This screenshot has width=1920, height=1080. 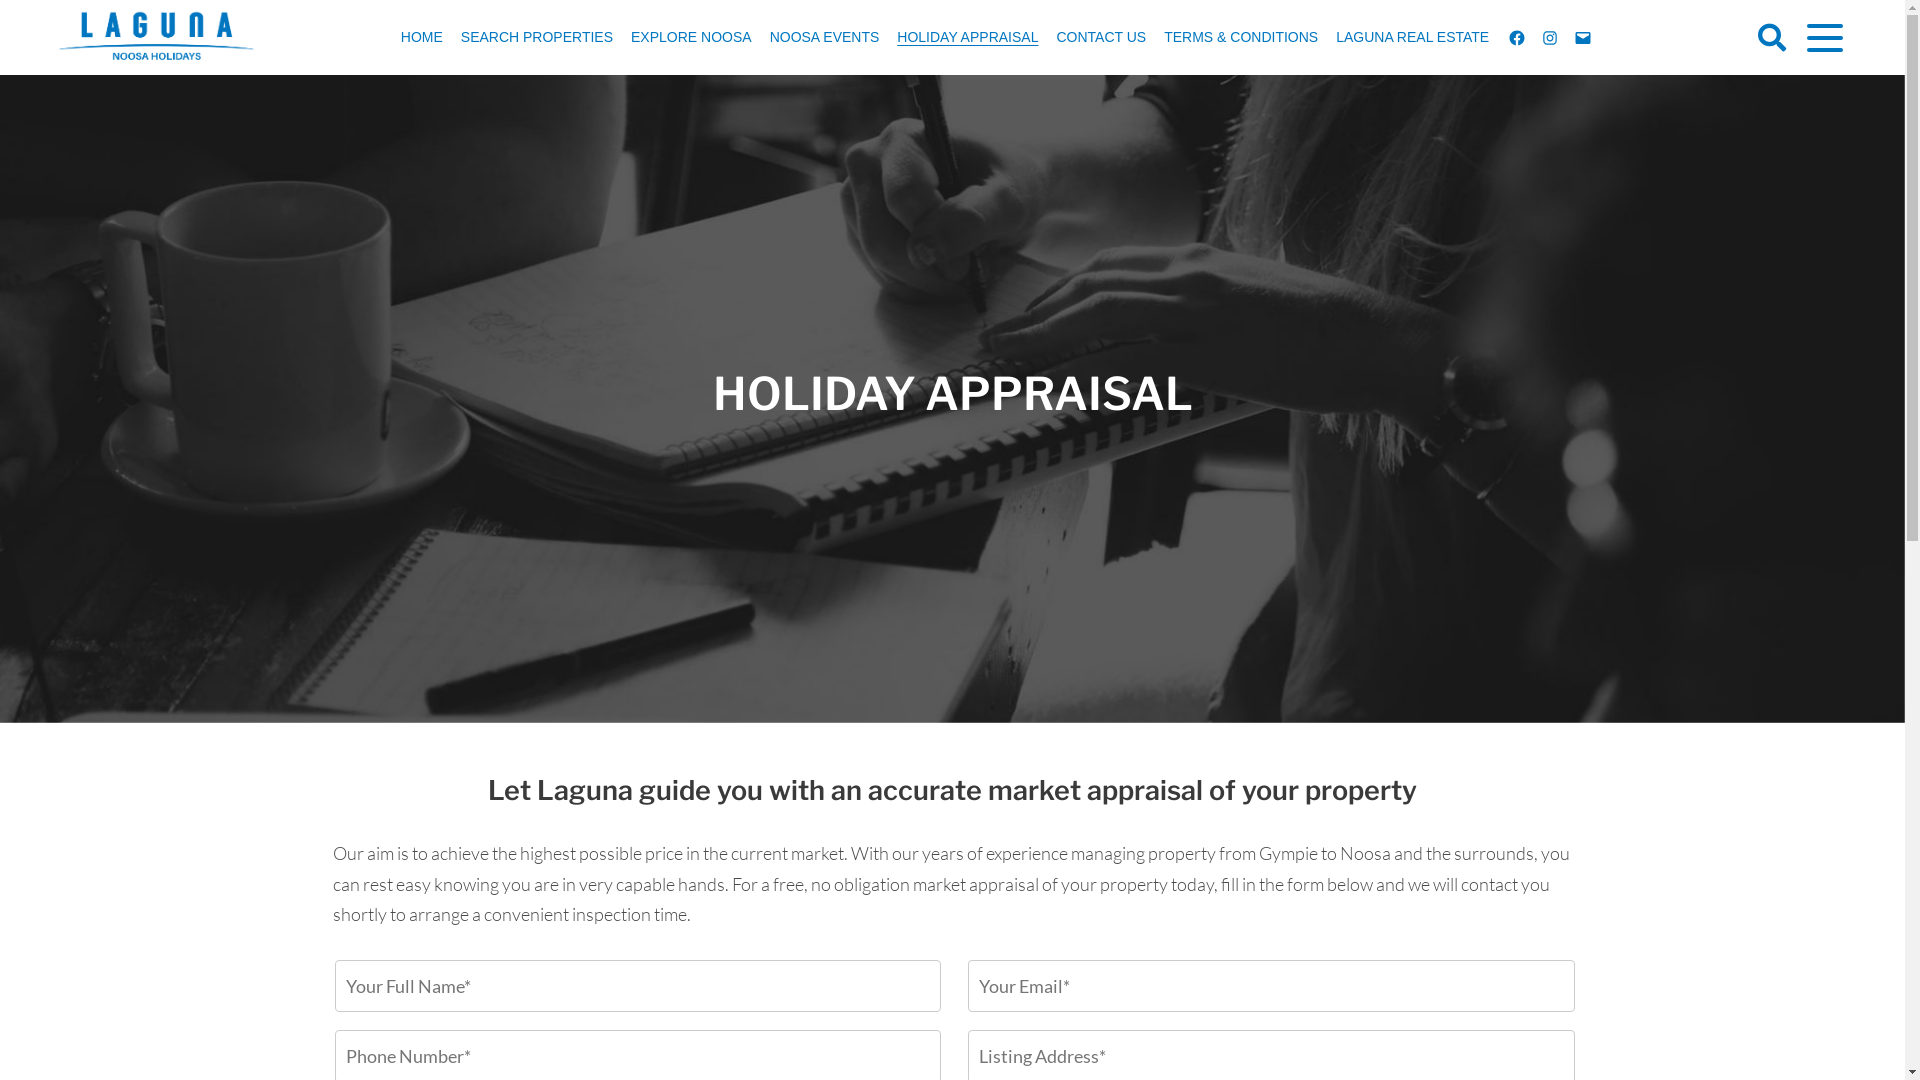 I want to click on 'HOME', so click(x=421, y=37).